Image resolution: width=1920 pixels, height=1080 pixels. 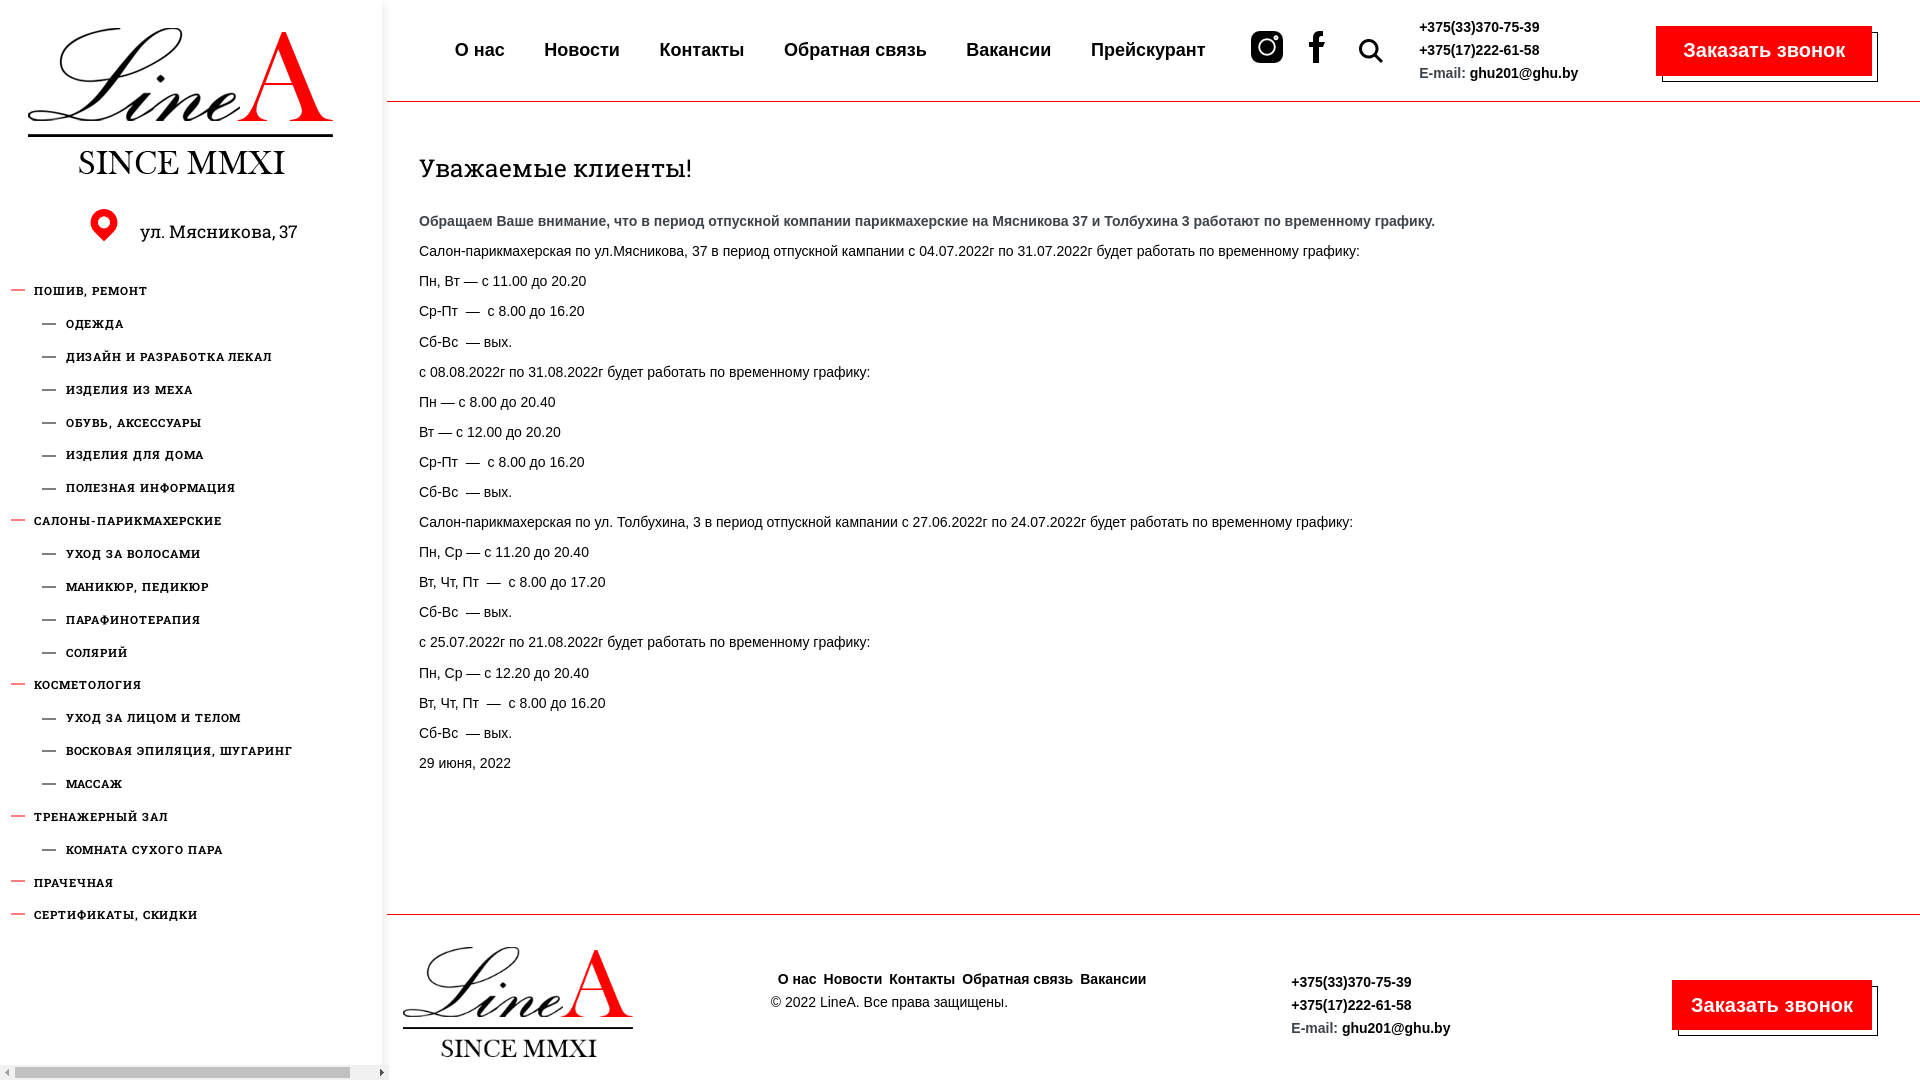 What do you see at coordinates (1418, 27) in the screenshot?
I see `'+375(33)370-75-39'` at bounding box center [1418, 27].